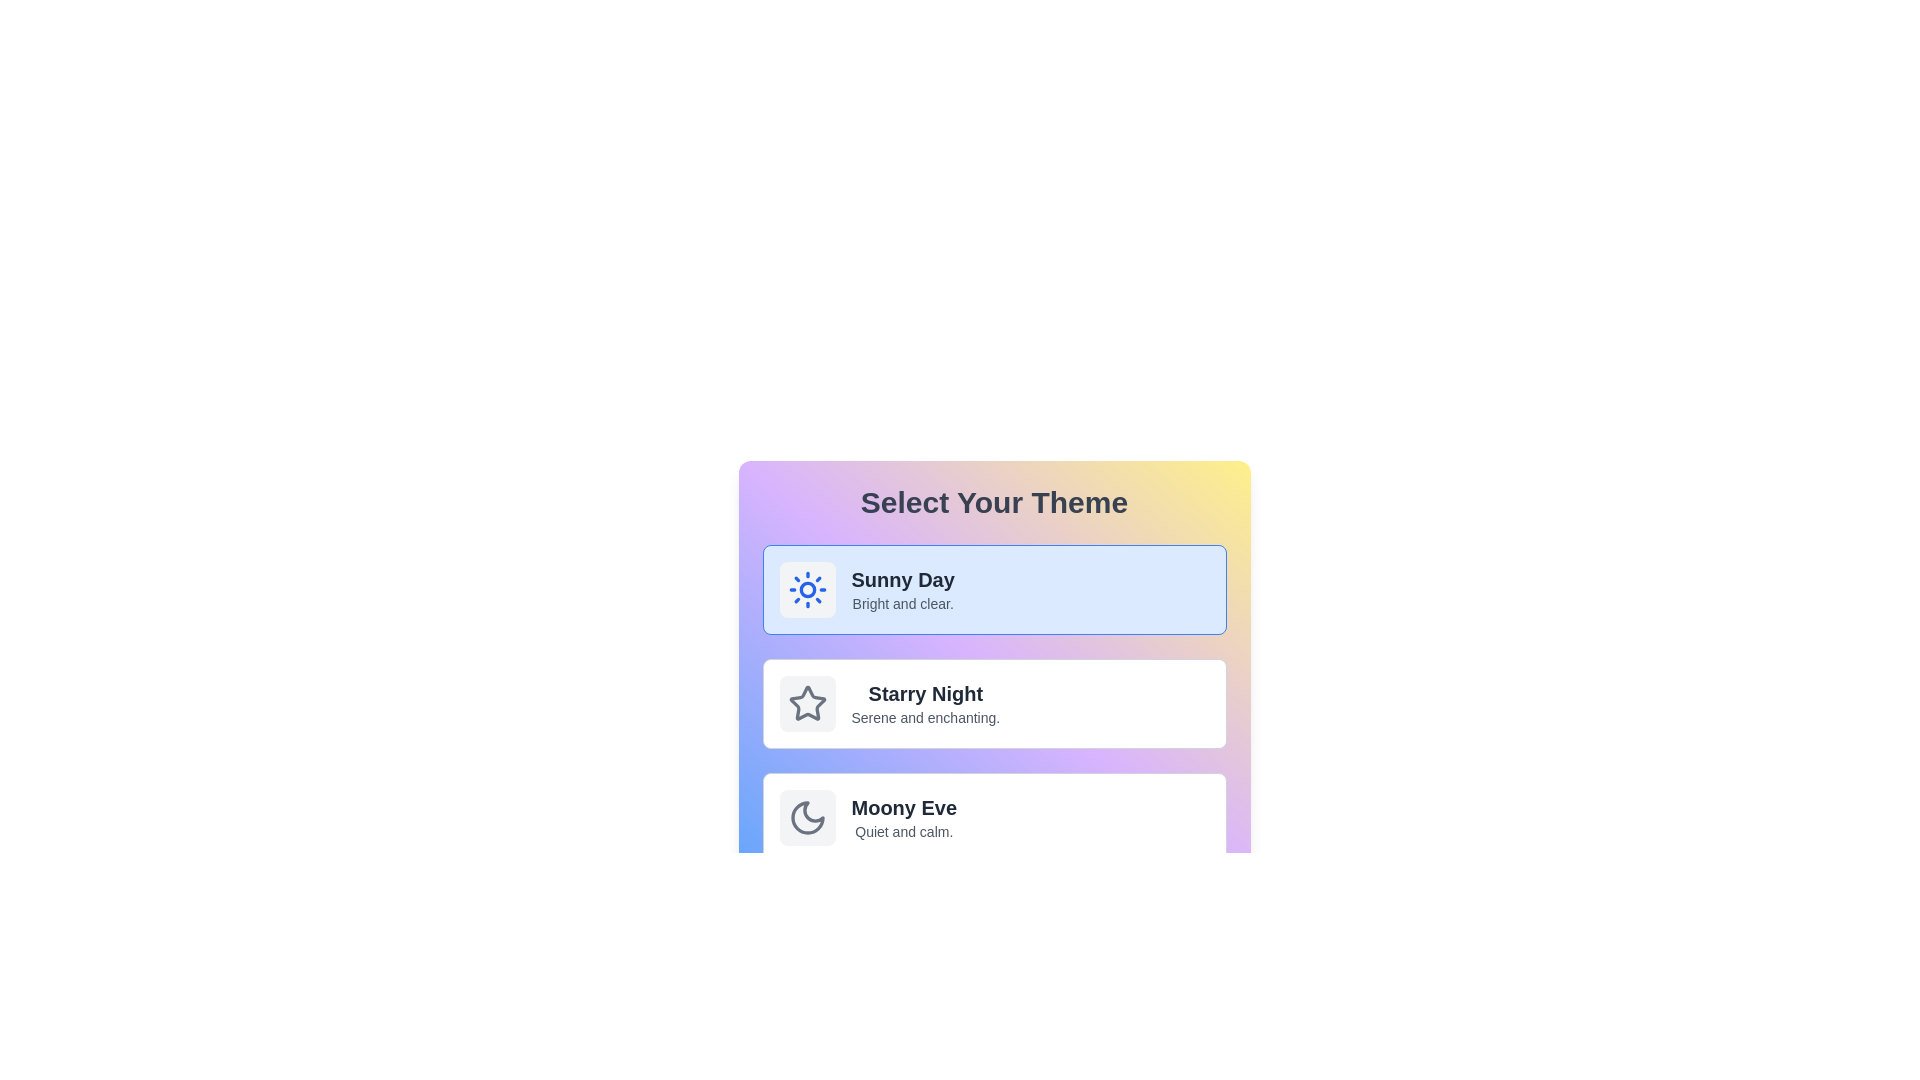  Describe the element at coordinates (902, 603) in the screenshot. I see `the text label displaying 'Bright and clear' which is located below the header 'Sunny Day' within a light blue rectangular card` at that location.